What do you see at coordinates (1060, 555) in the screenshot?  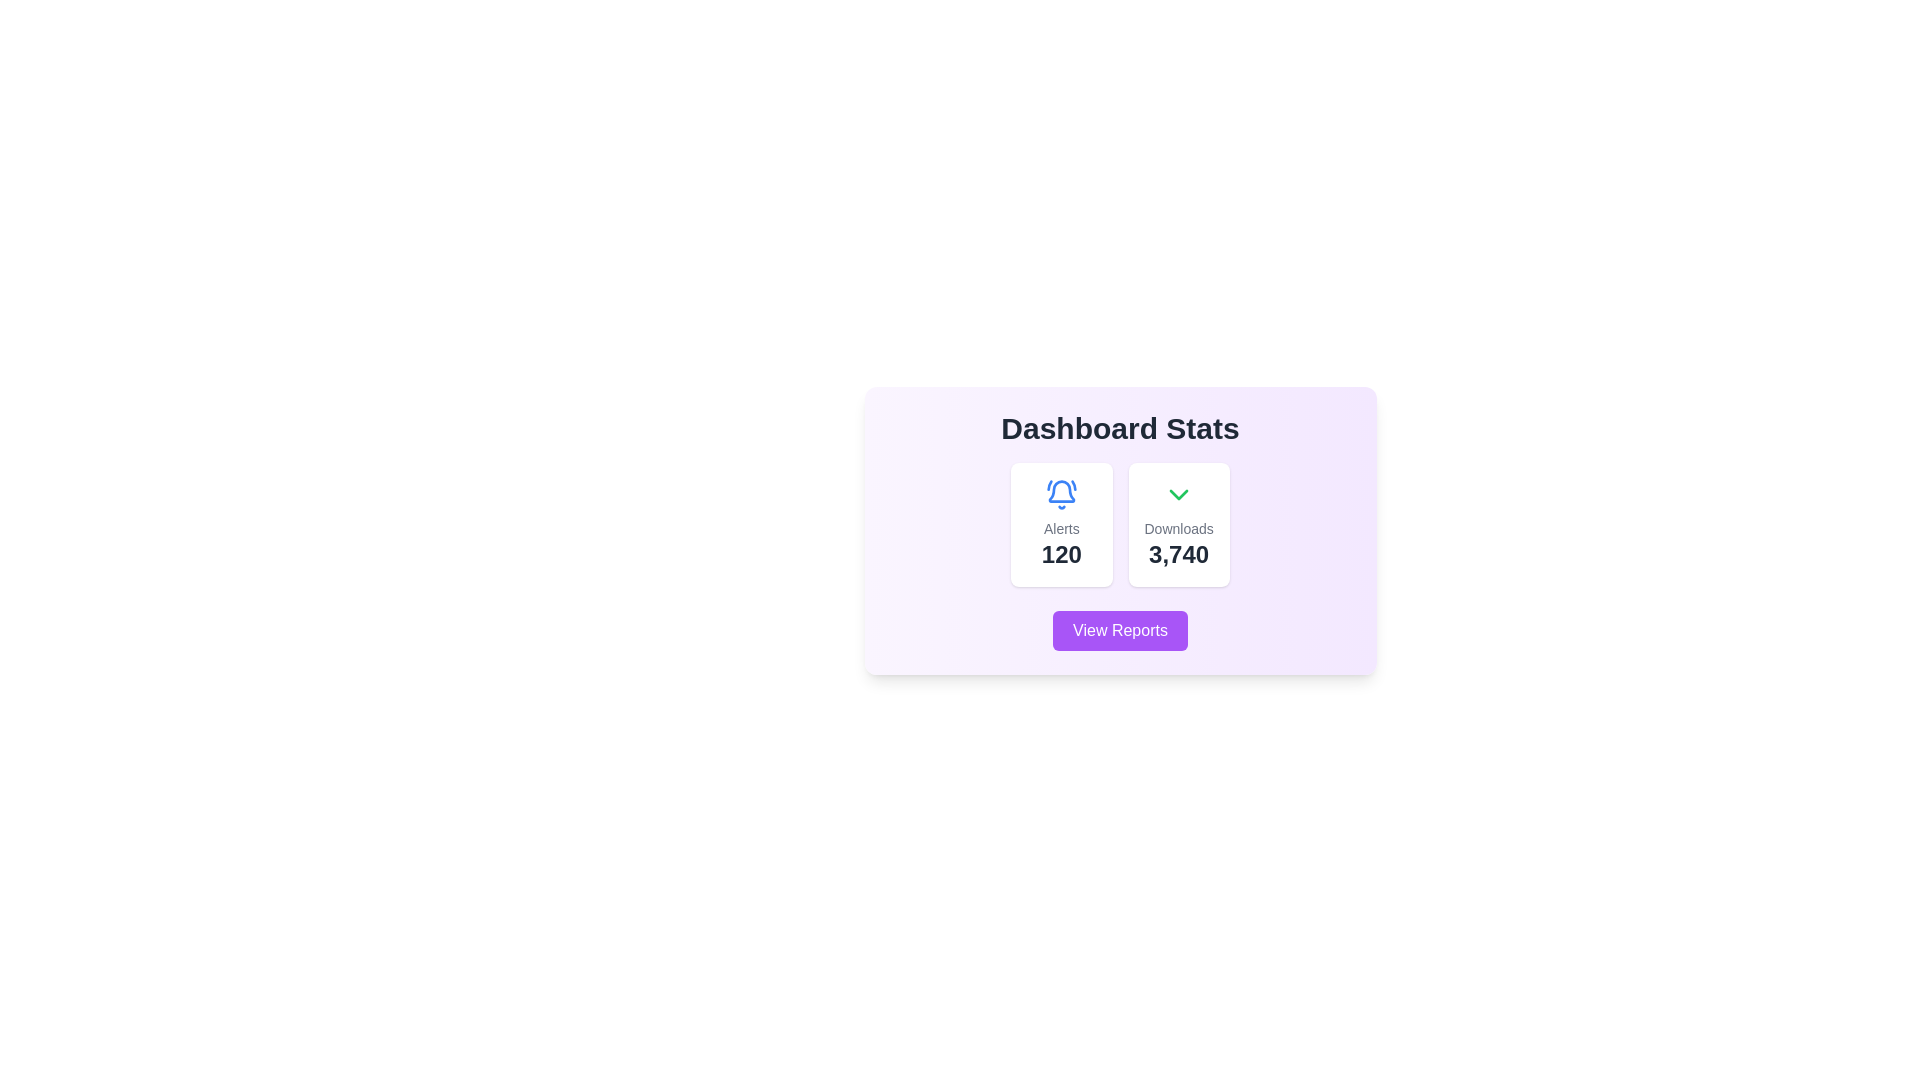 I see `text element displaying '120' in bold and large font, positioned at the bottom of the statistics card aligned with the label 'Alerts'` at bounding box center [1060, 555].